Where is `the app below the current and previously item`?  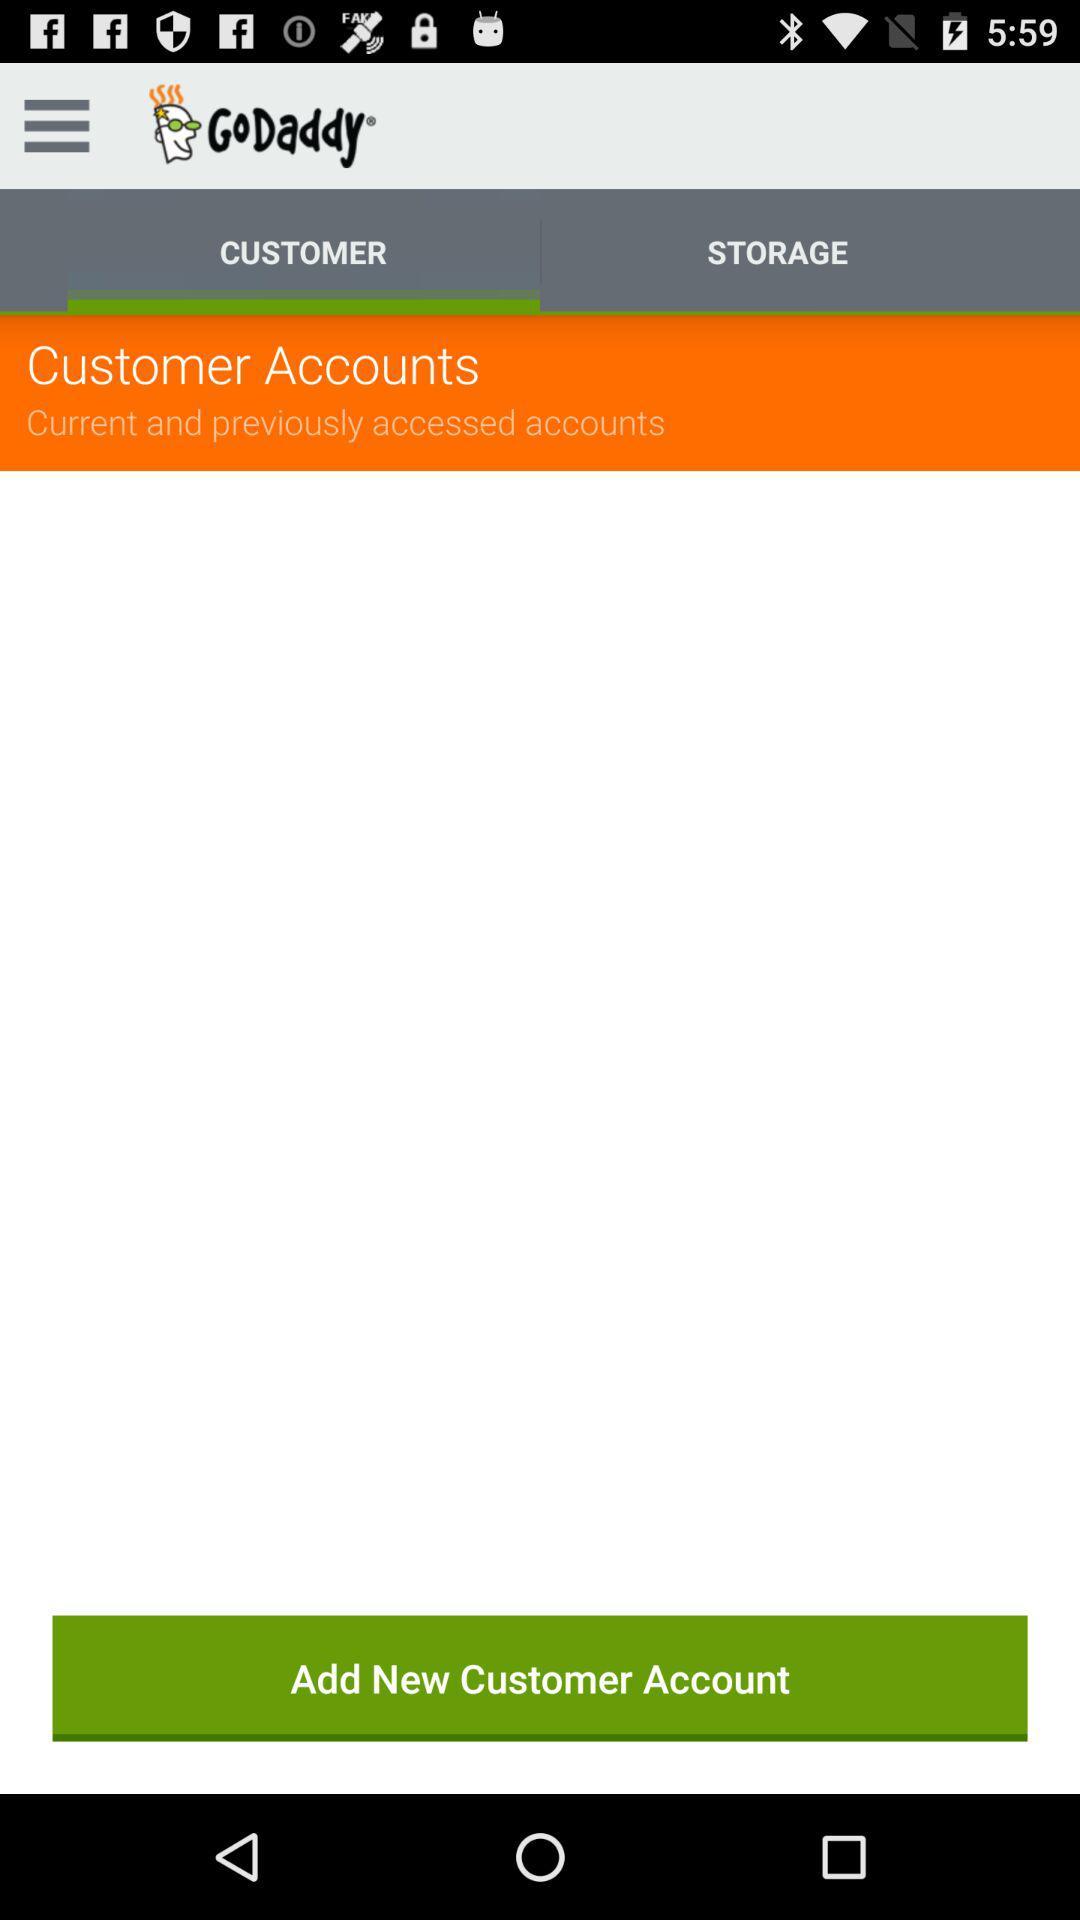 the app below the current and previously item is located at coordinates (540, 1017).